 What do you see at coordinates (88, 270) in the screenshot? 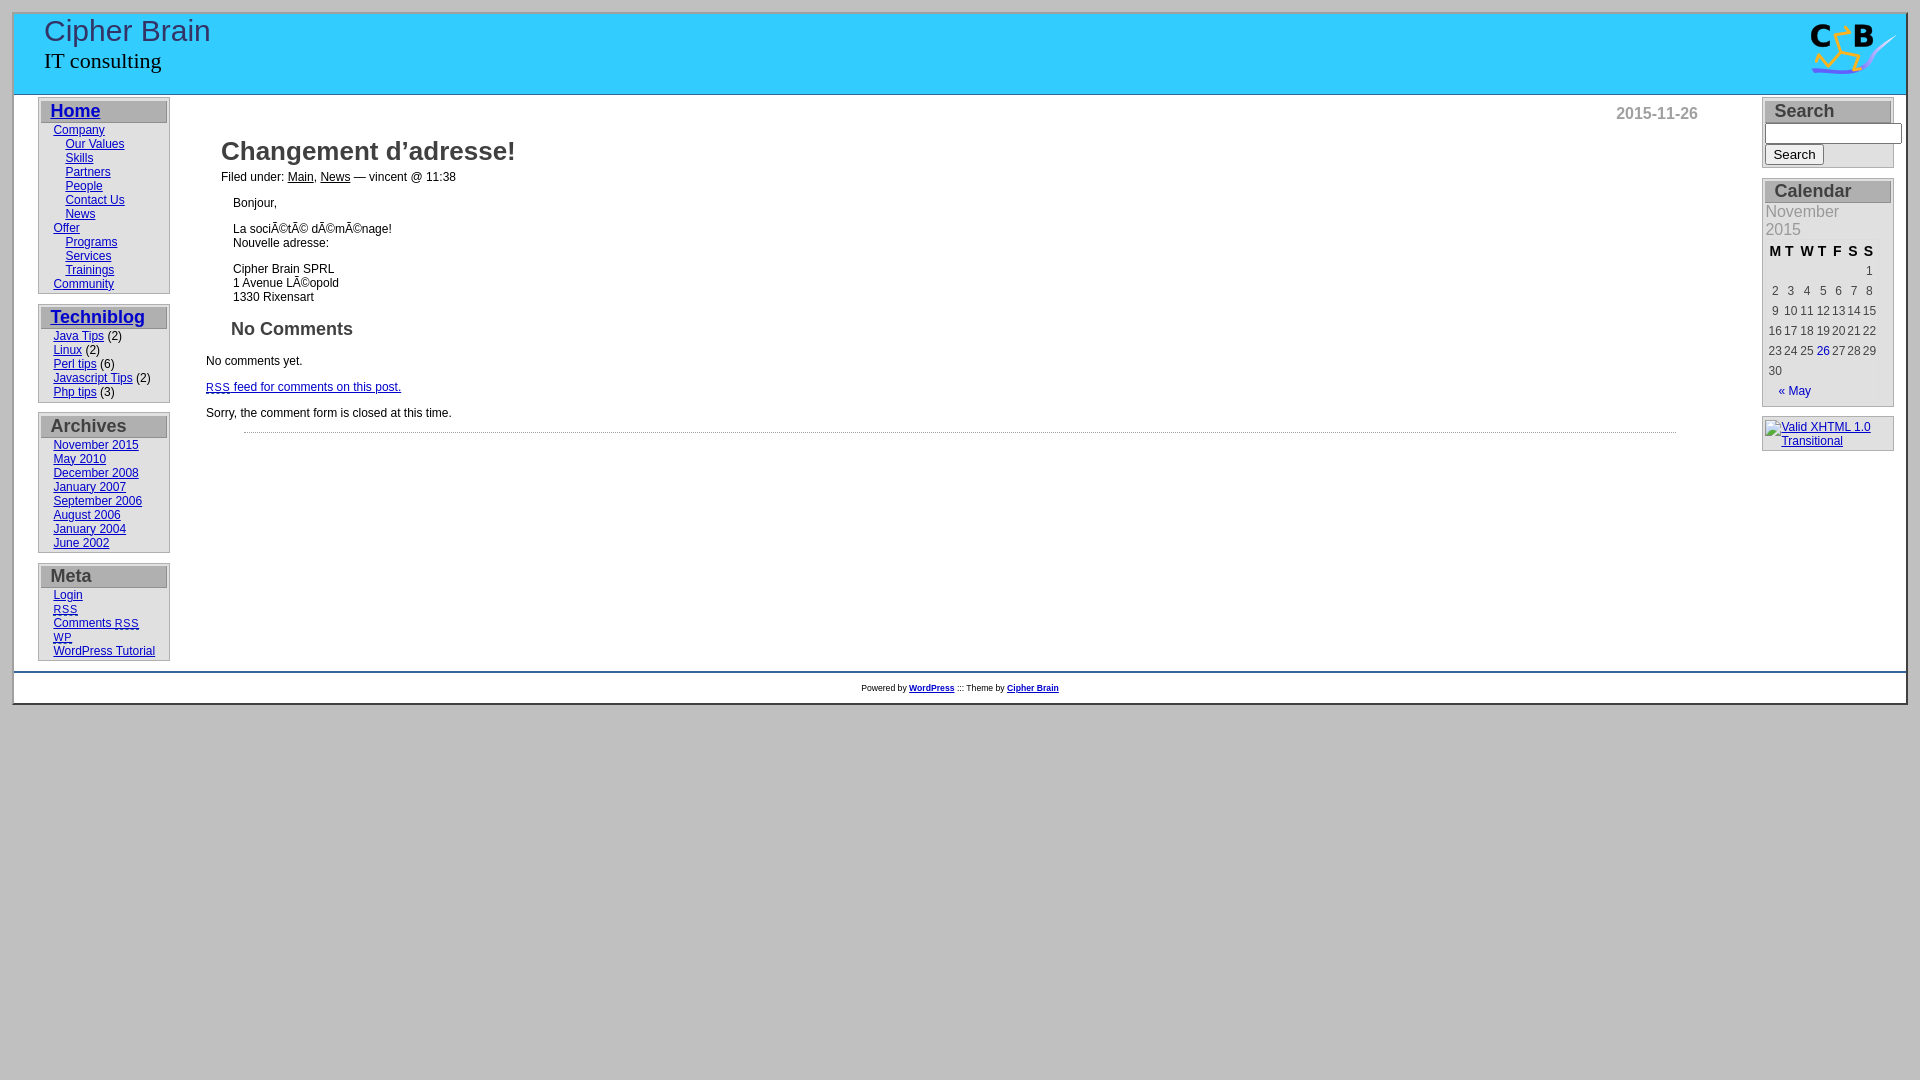
I see `'Trainings'` at bounding box center [88, 270].